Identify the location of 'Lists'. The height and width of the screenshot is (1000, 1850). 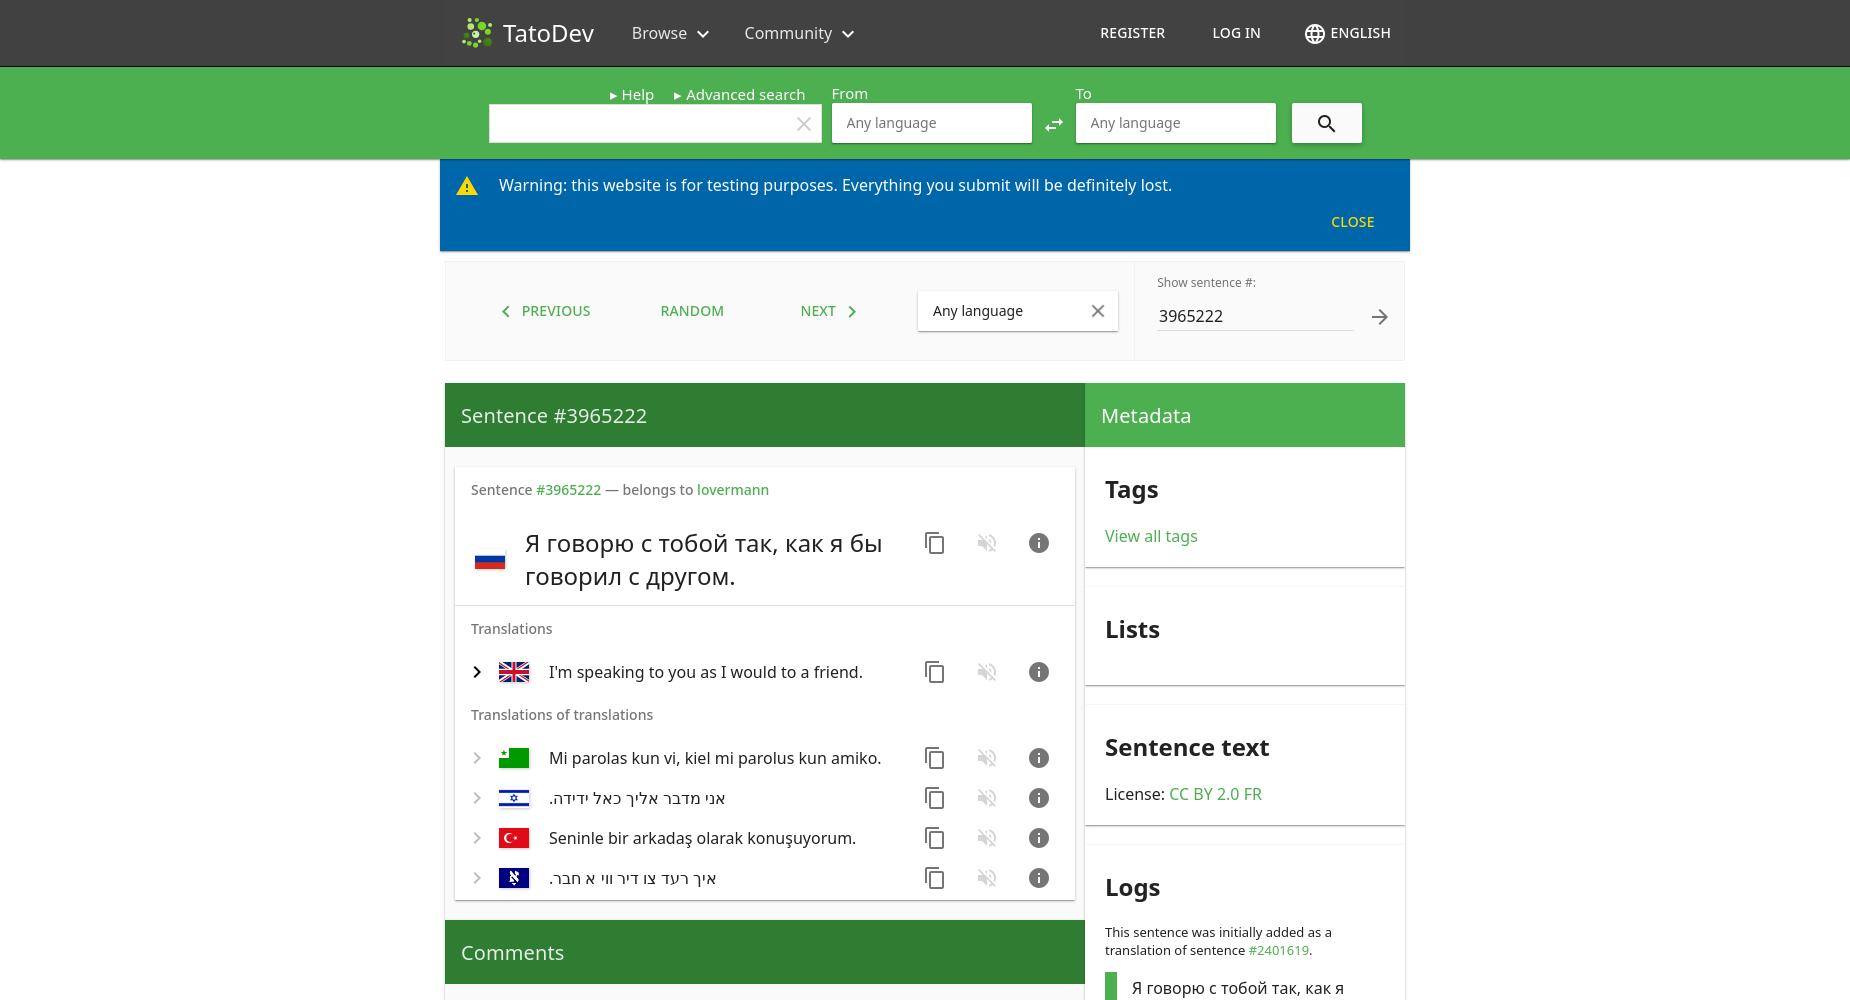
(1131, 627).